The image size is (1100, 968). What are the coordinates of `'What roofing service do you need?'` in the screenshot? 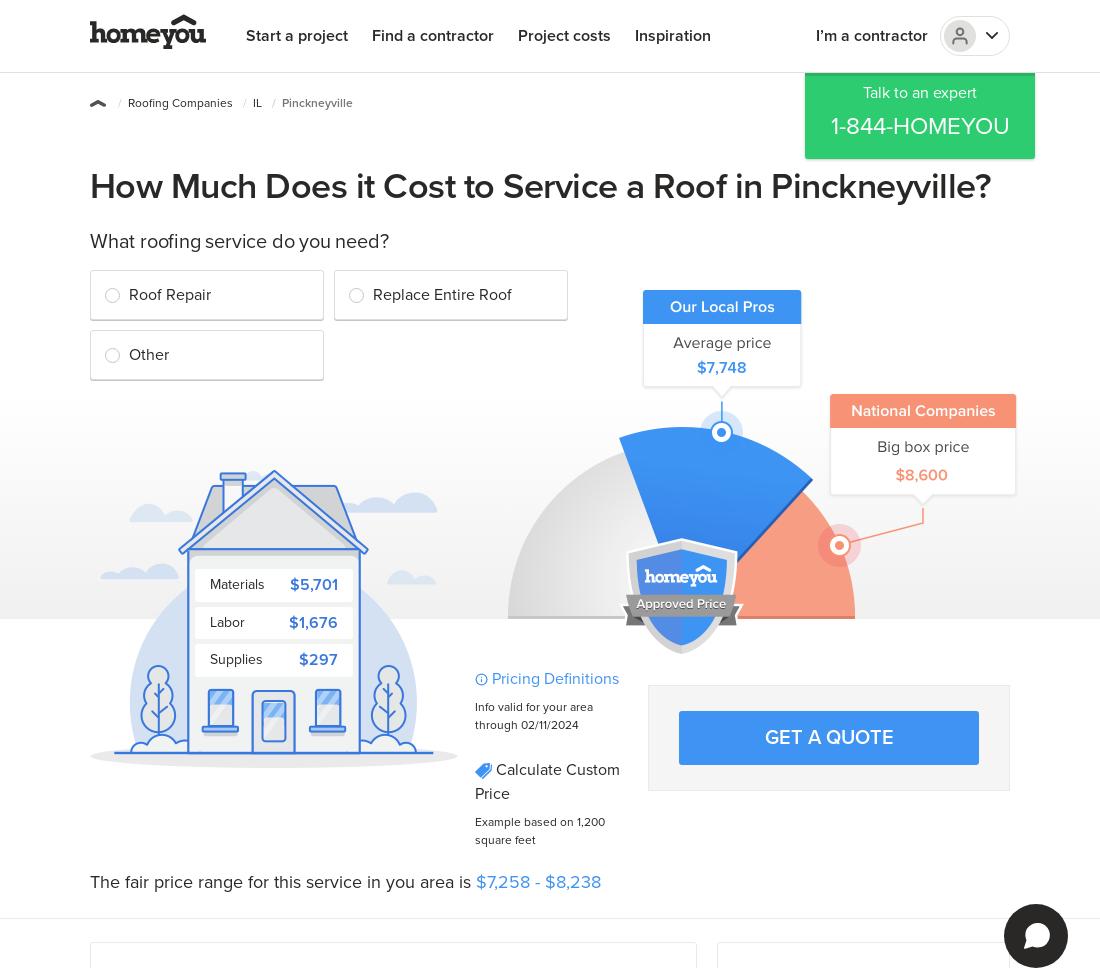 It's located at (89, 242).